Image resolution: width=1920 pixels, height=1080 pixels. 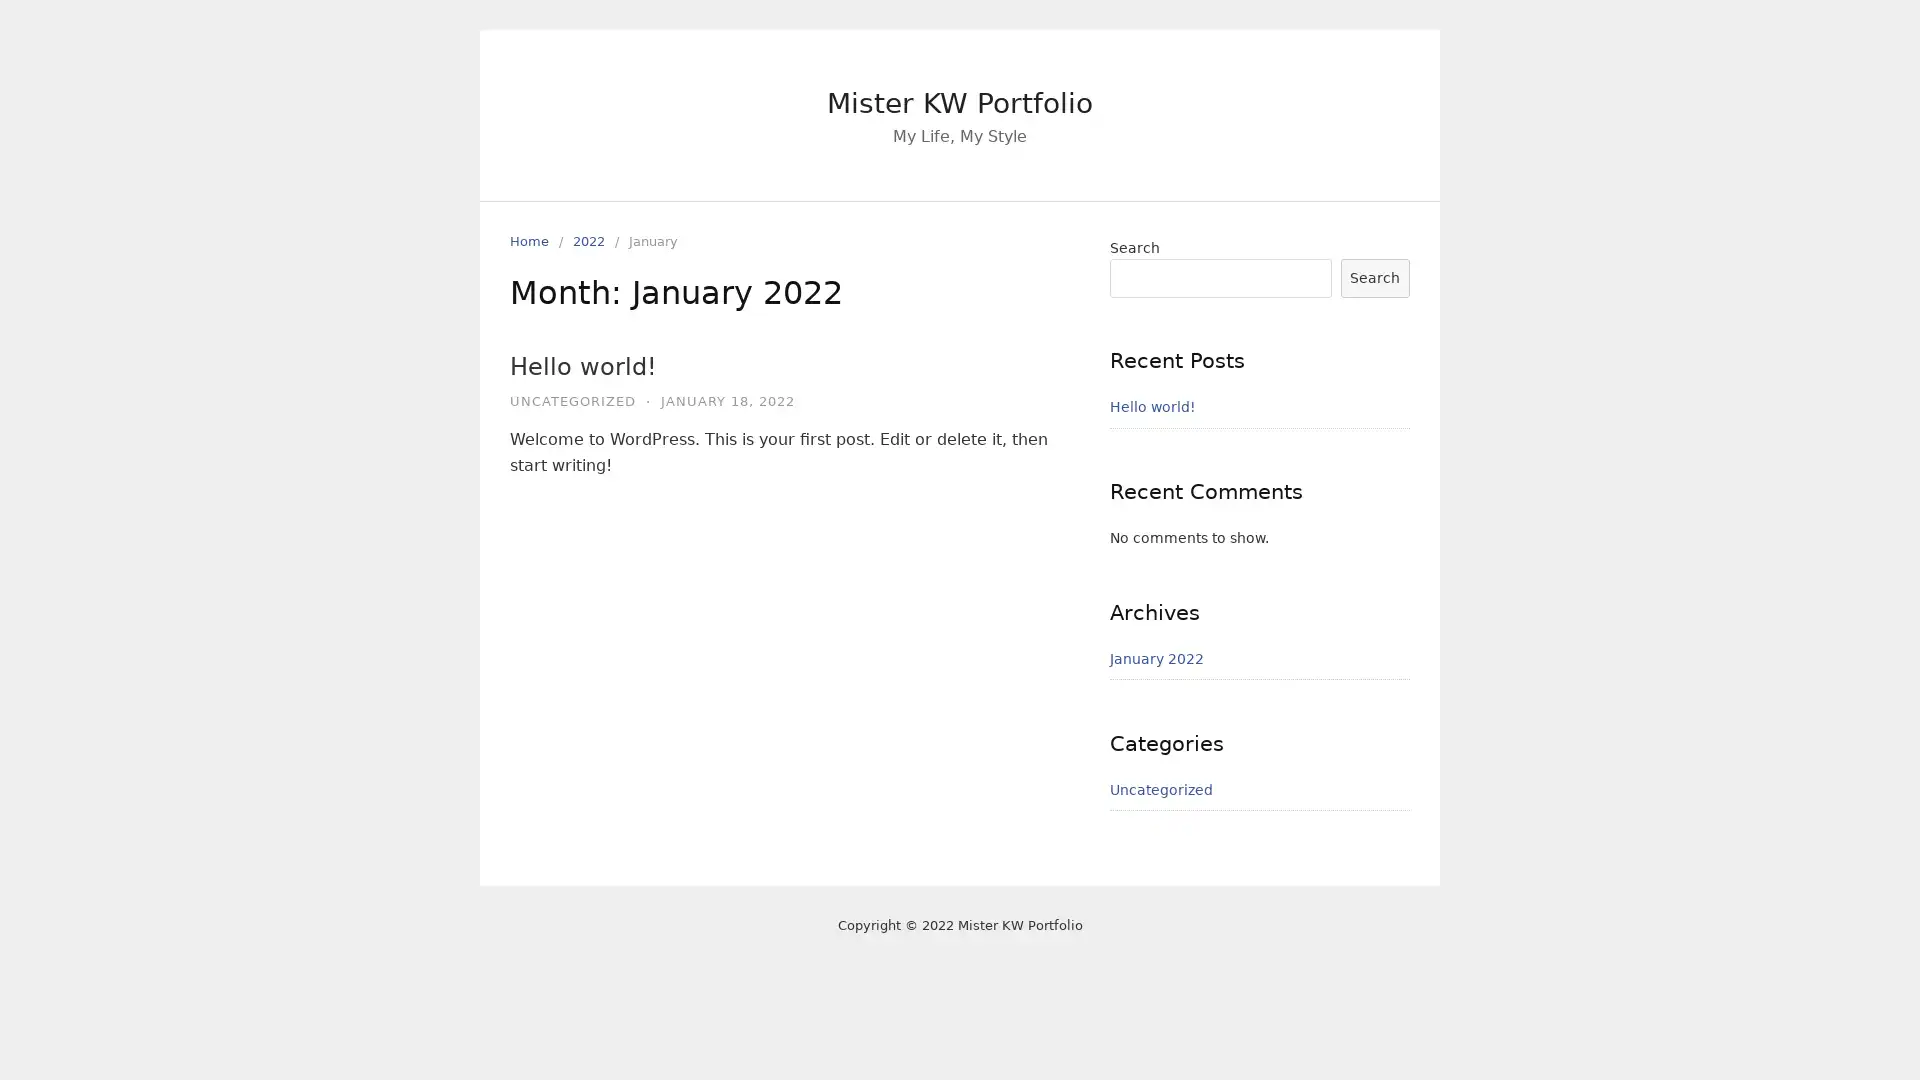 What do you see at coordinates (1373, 277) in the screenshot?
I see `Search` at bounding box center [1373, 277].